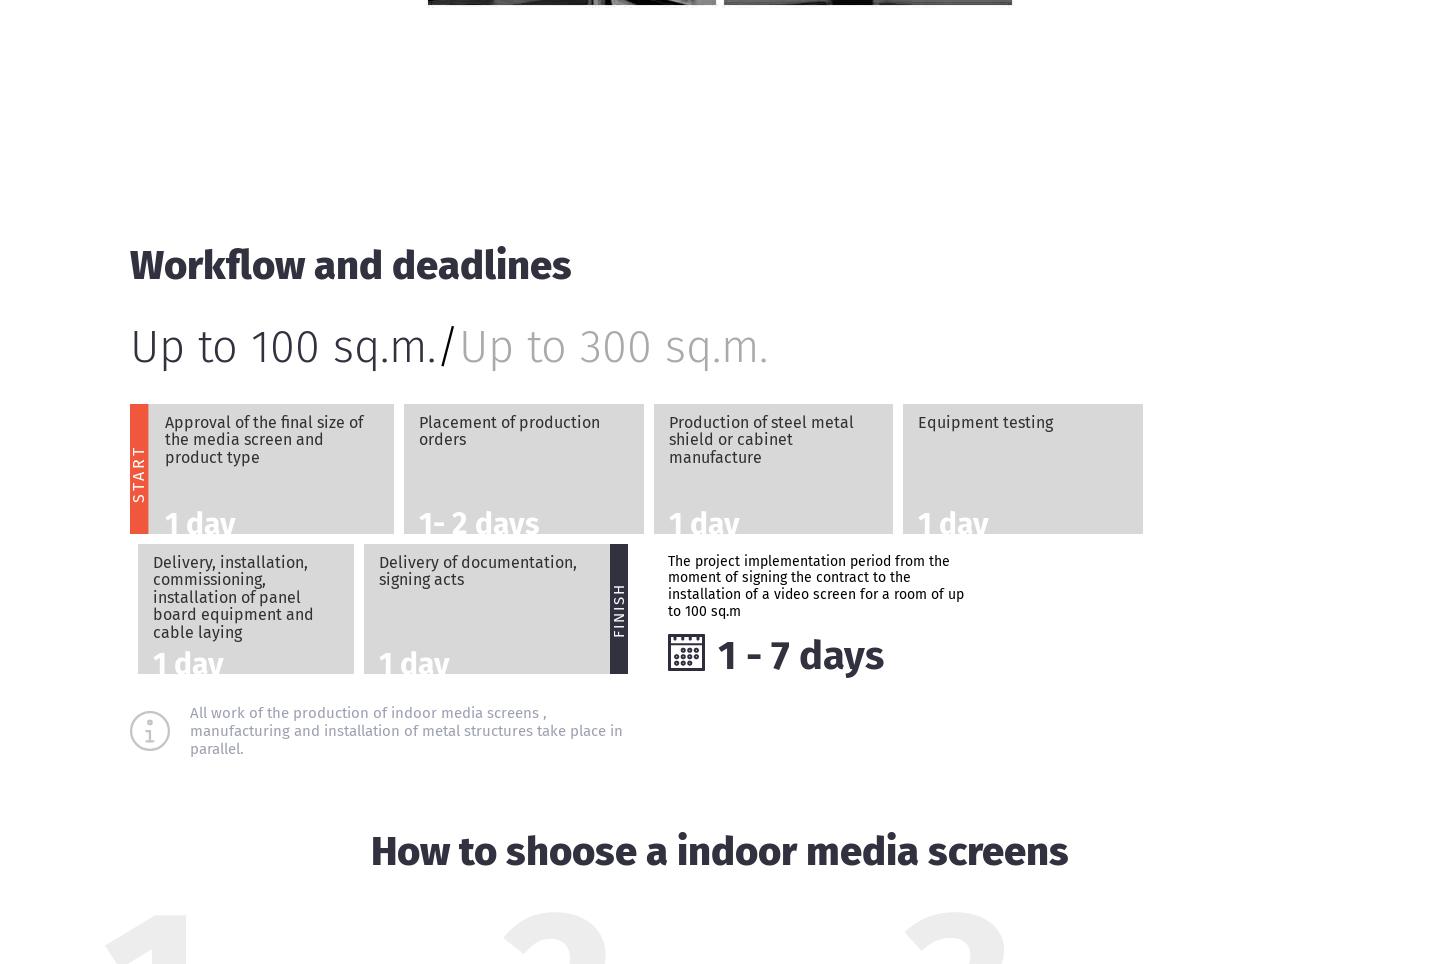 The width and height of the screenshot is (1440, 964). I want to click on 'Up to 300 sq.m.', so click(458, 344).